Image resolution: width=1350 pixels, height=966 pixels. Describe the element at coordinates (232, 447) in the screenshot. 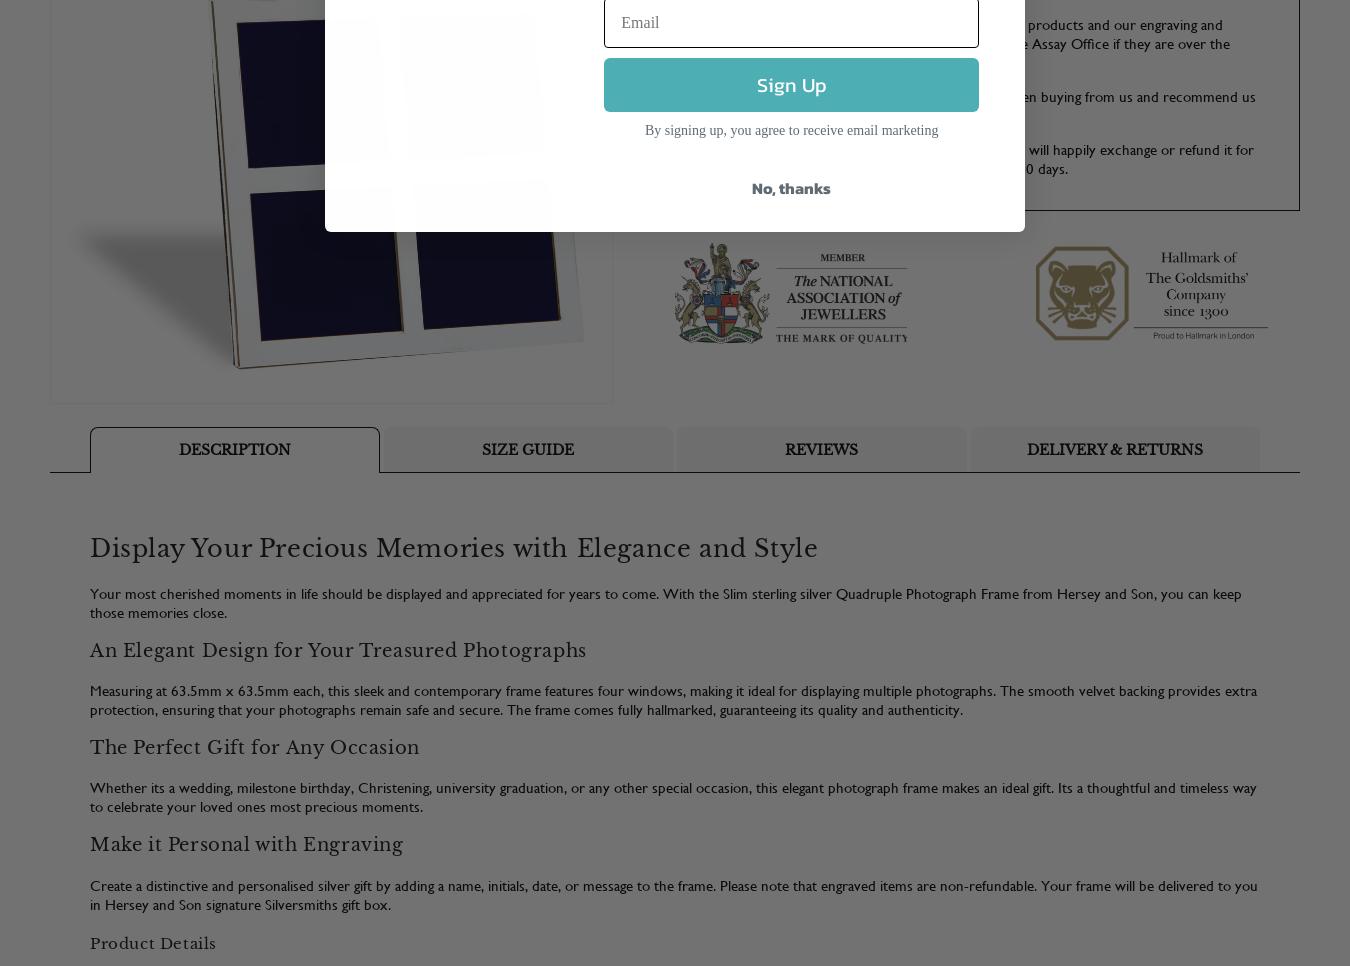

I see `'Description'` at that location.